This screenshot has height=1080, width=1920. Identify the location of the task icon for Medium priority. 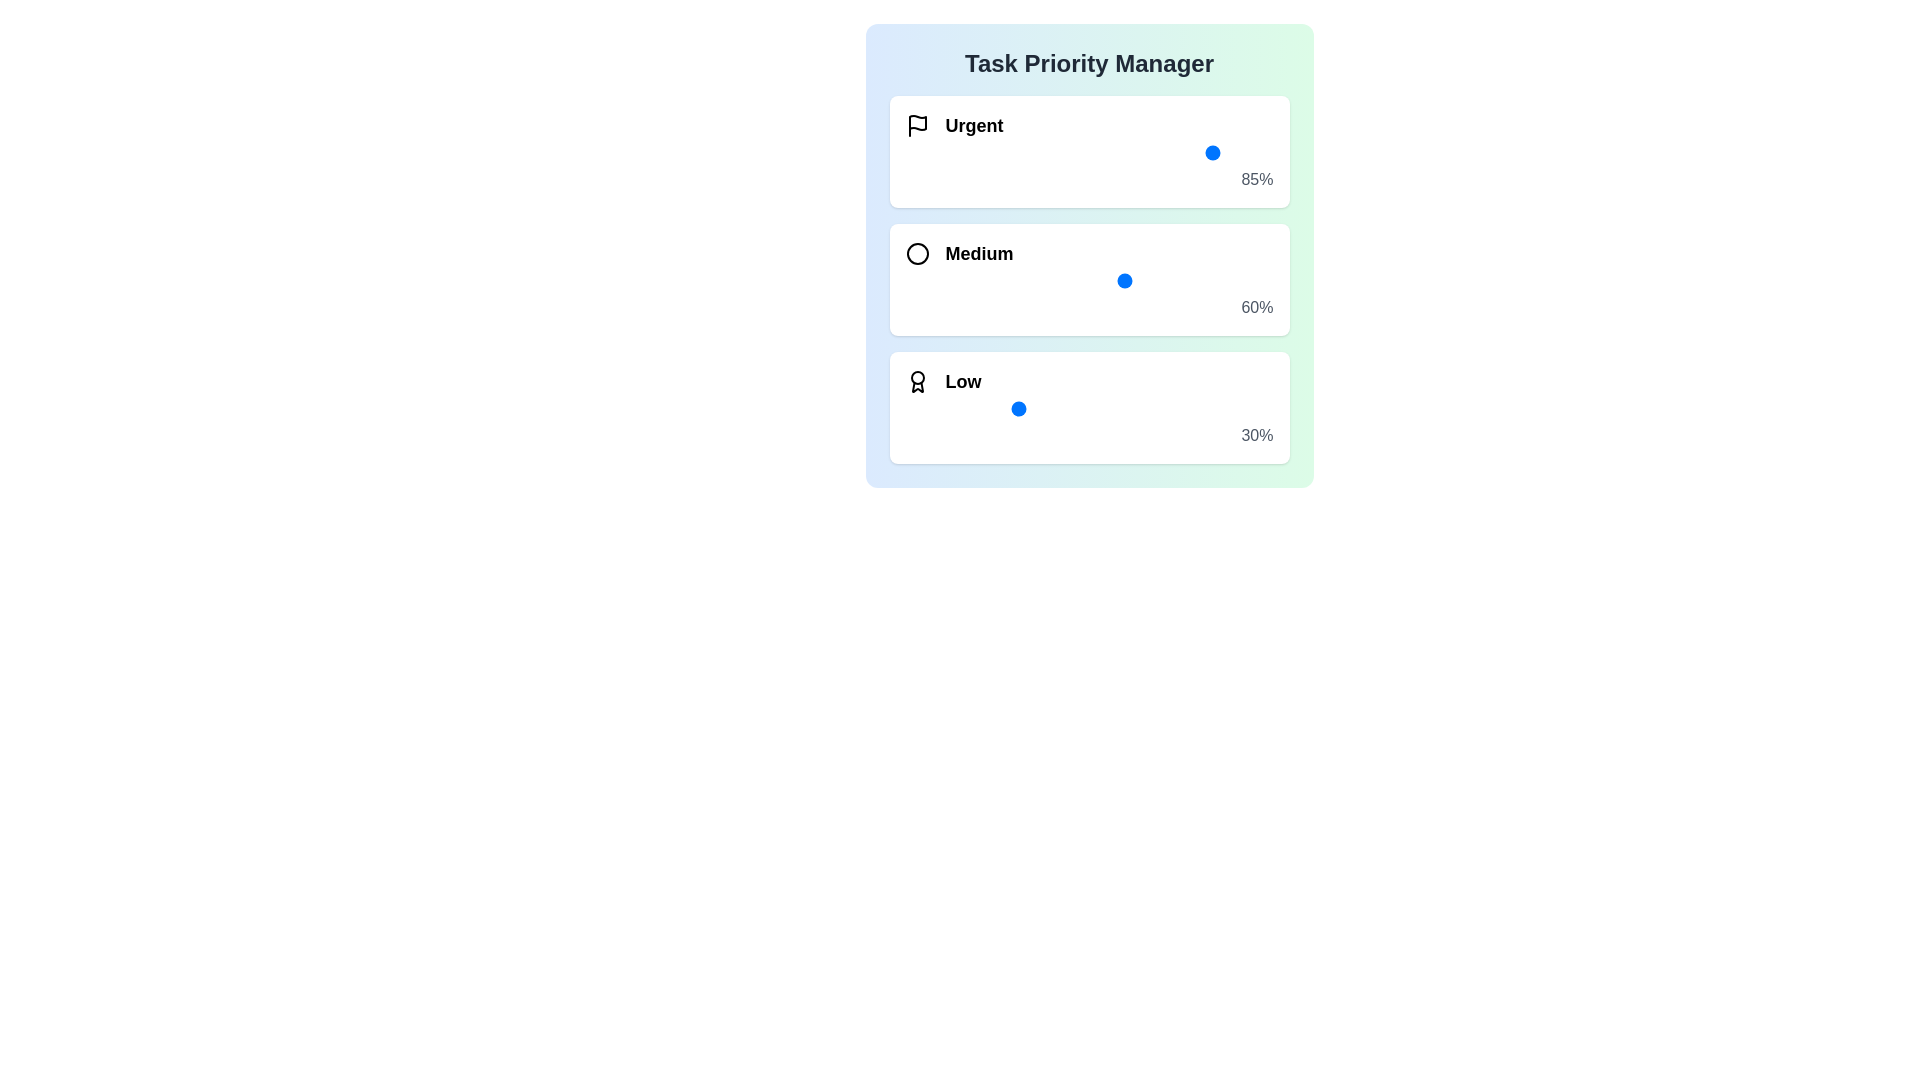
(916, 253).